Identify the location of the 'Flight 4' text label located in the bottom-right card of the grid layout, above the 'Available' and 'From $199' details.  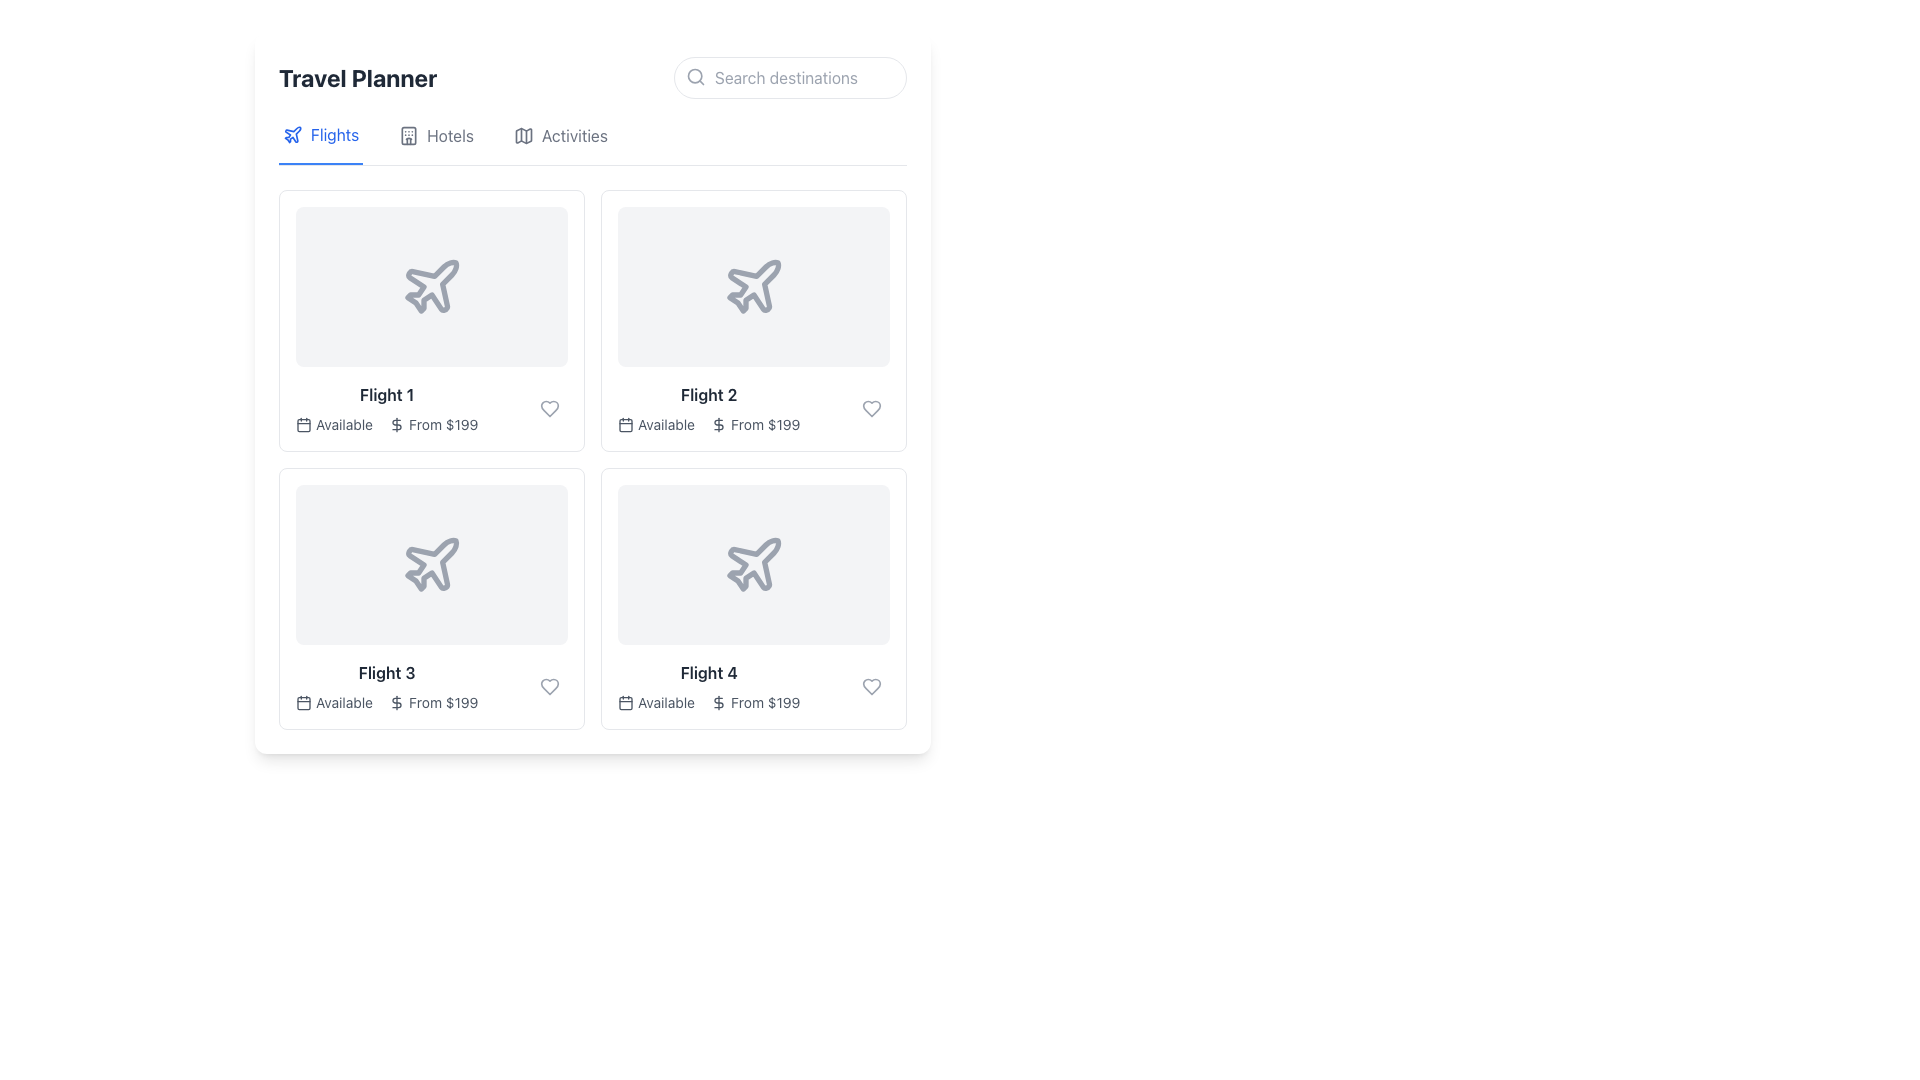
(709, 672).